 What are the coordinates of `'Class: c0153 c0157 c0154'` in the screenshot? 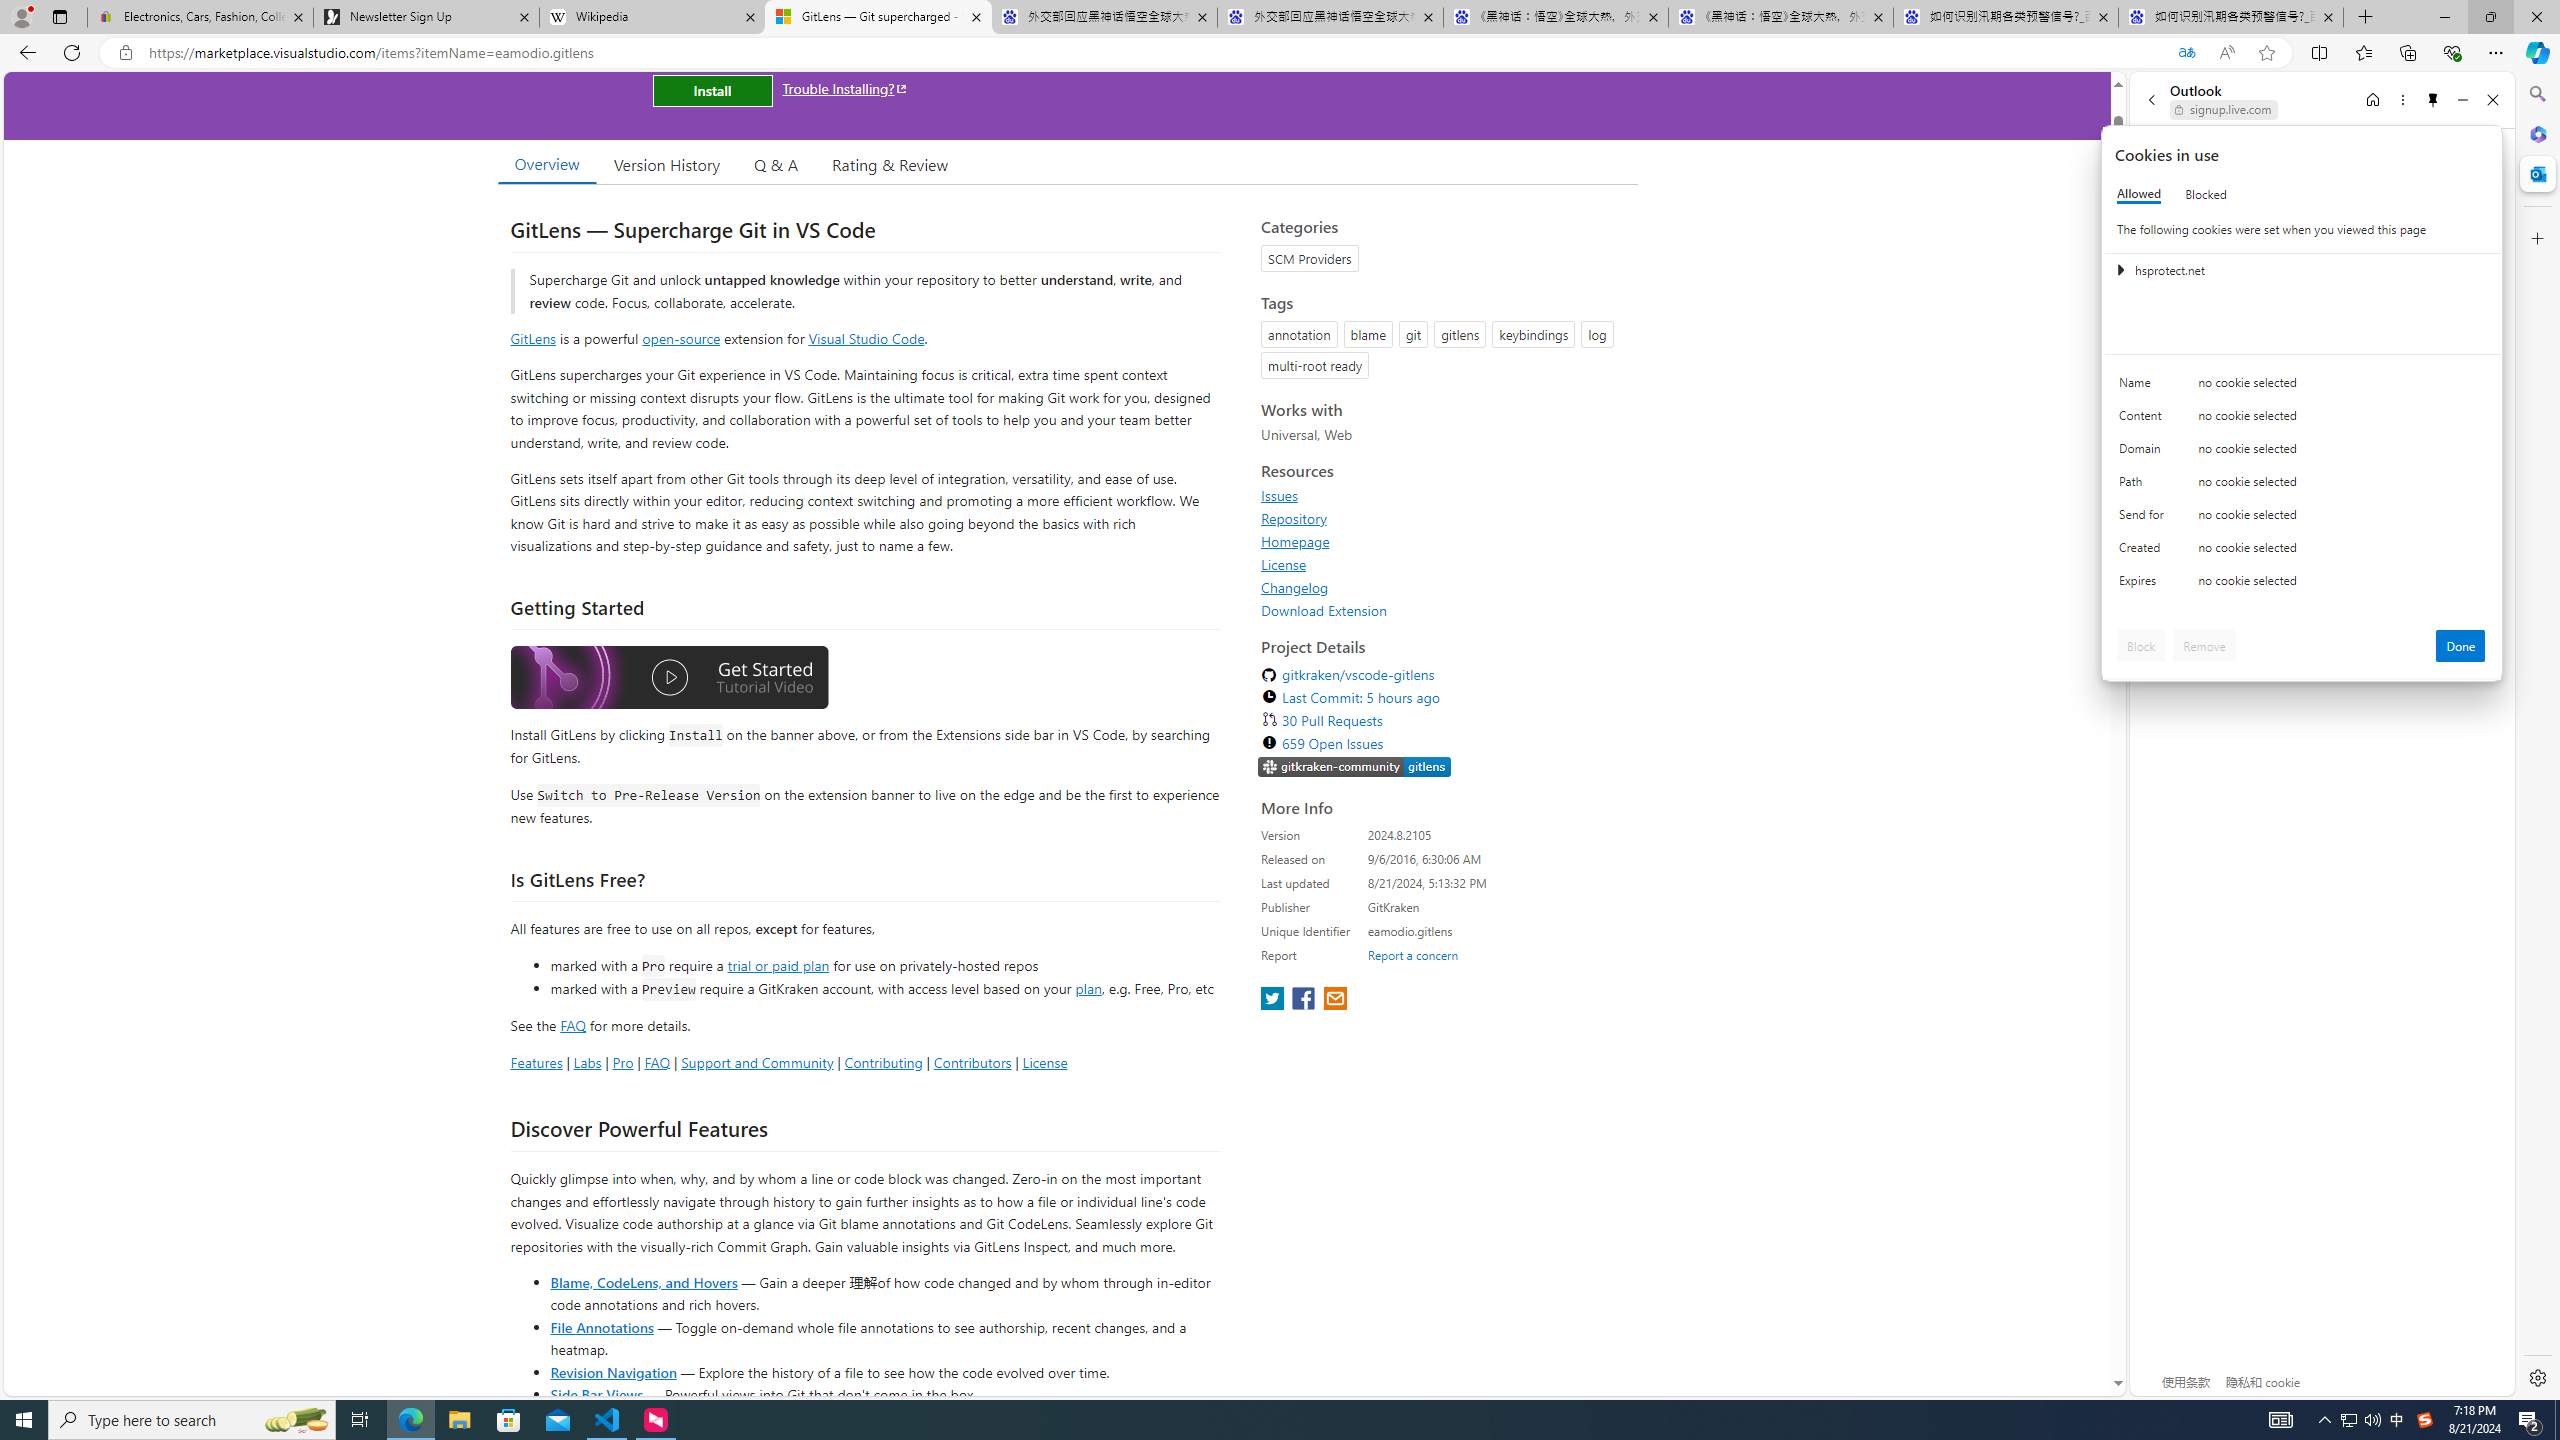 It's located at (2302, 387).